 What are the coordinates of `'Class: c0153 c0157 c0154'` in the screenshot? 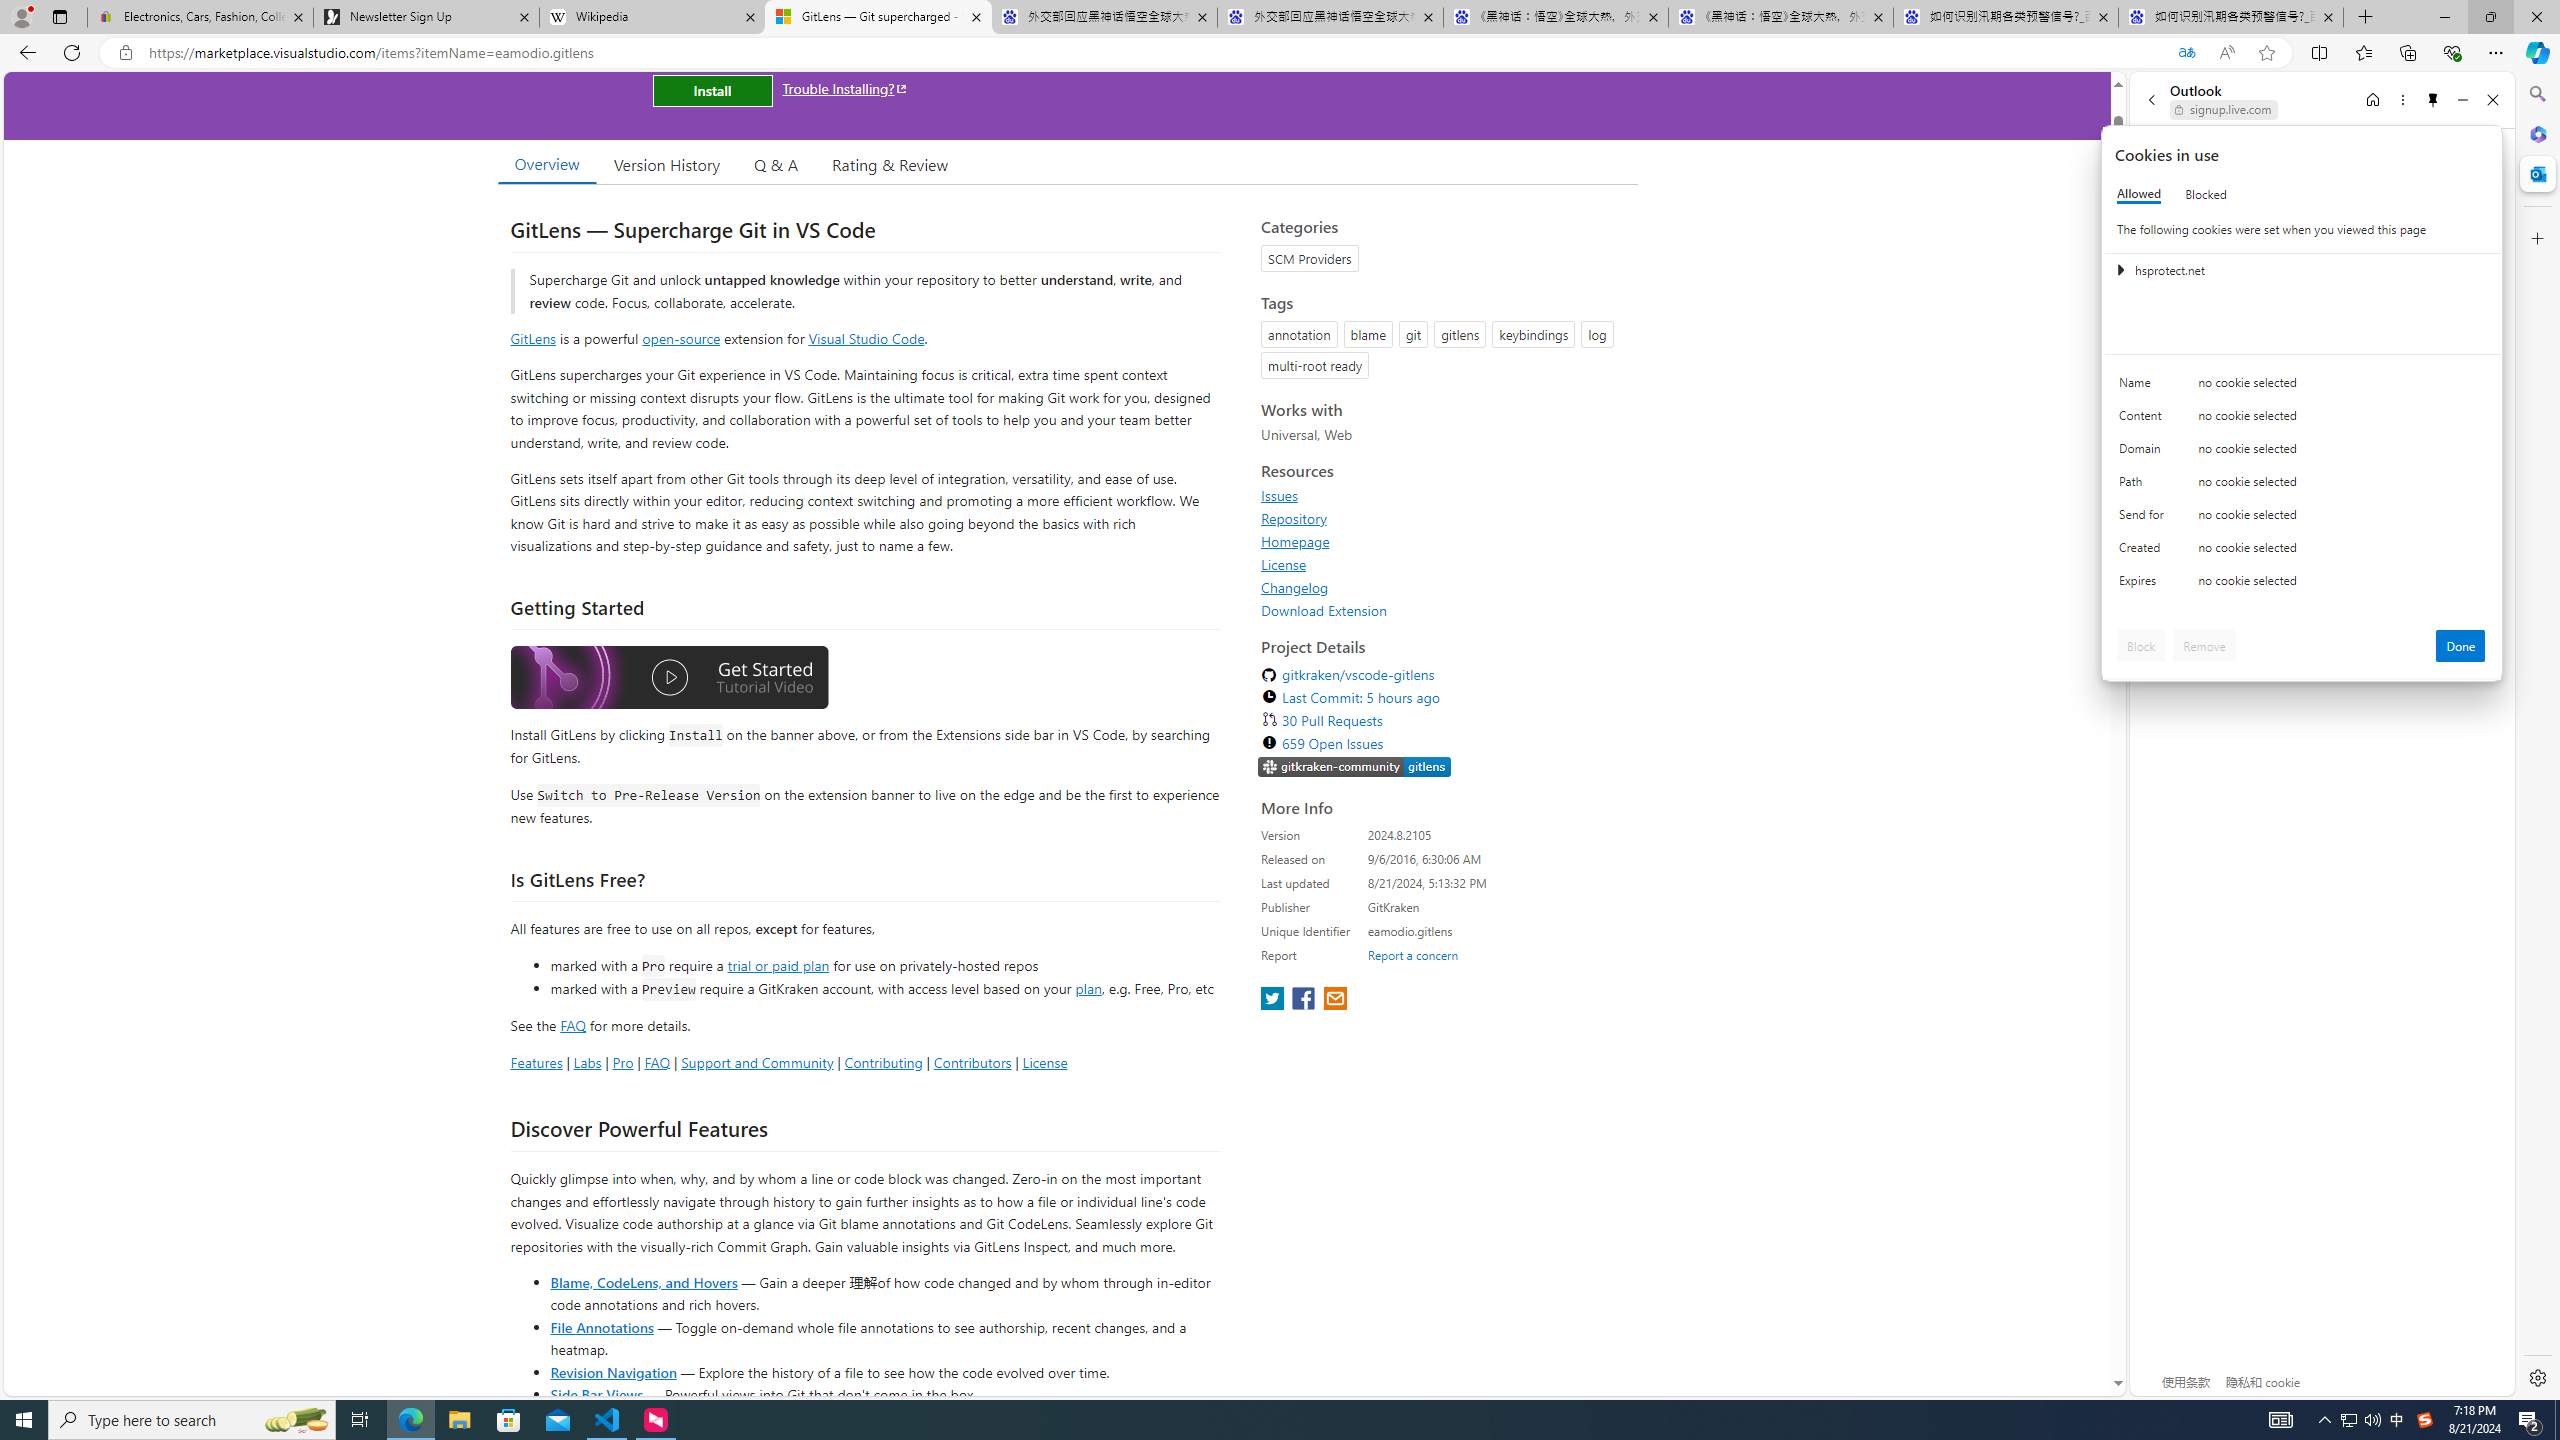 It's located at (2302, 387).